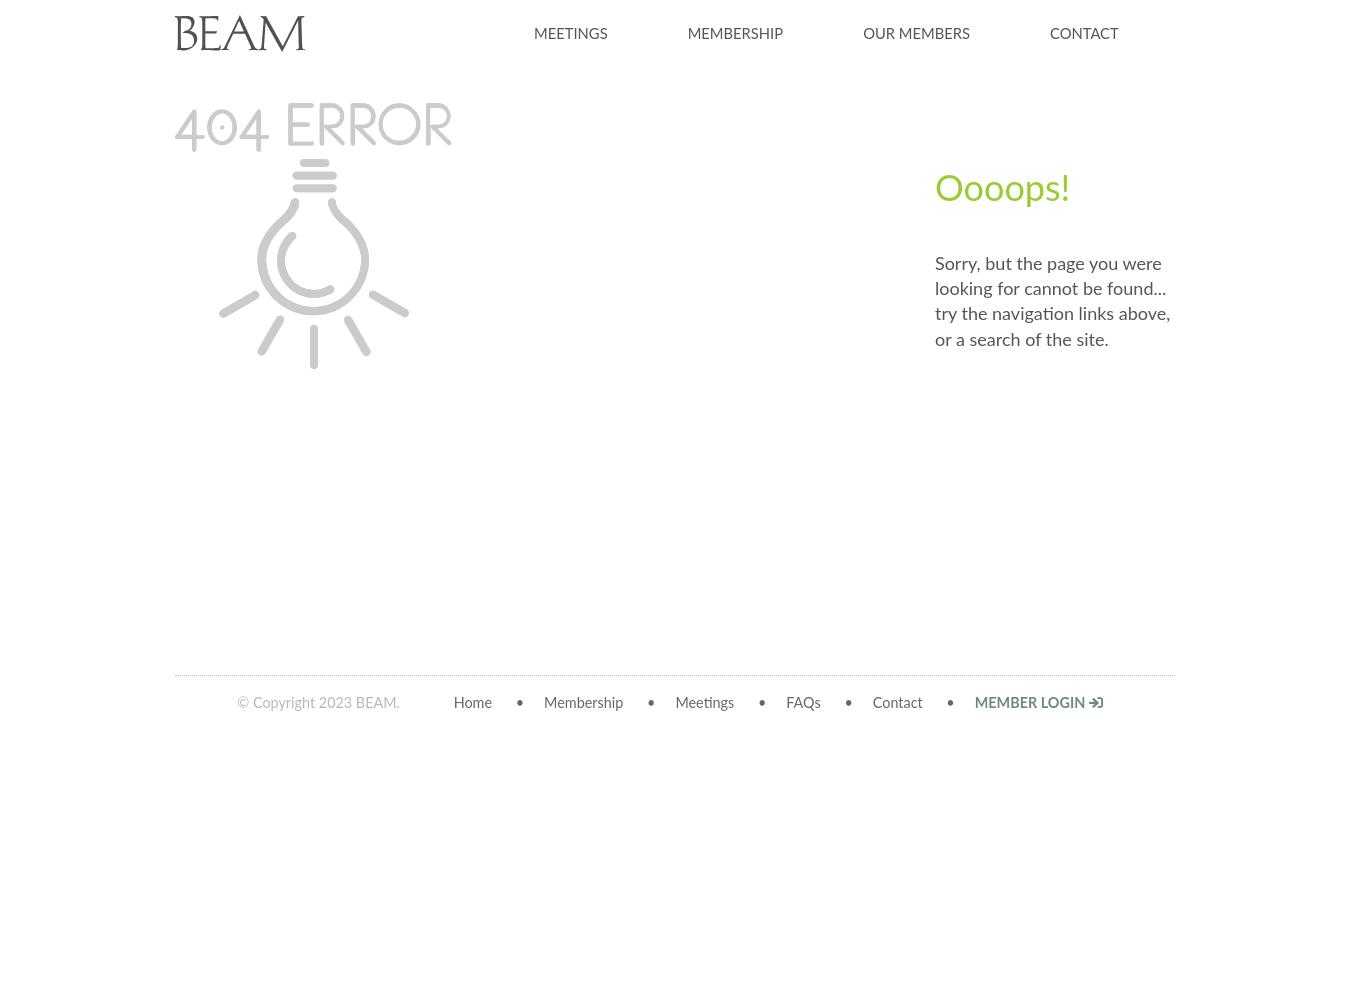  Describe the element at coordinates (236, 702) in the screenshot. I see `'© Copyright 2023 BEAM.'` at that location.